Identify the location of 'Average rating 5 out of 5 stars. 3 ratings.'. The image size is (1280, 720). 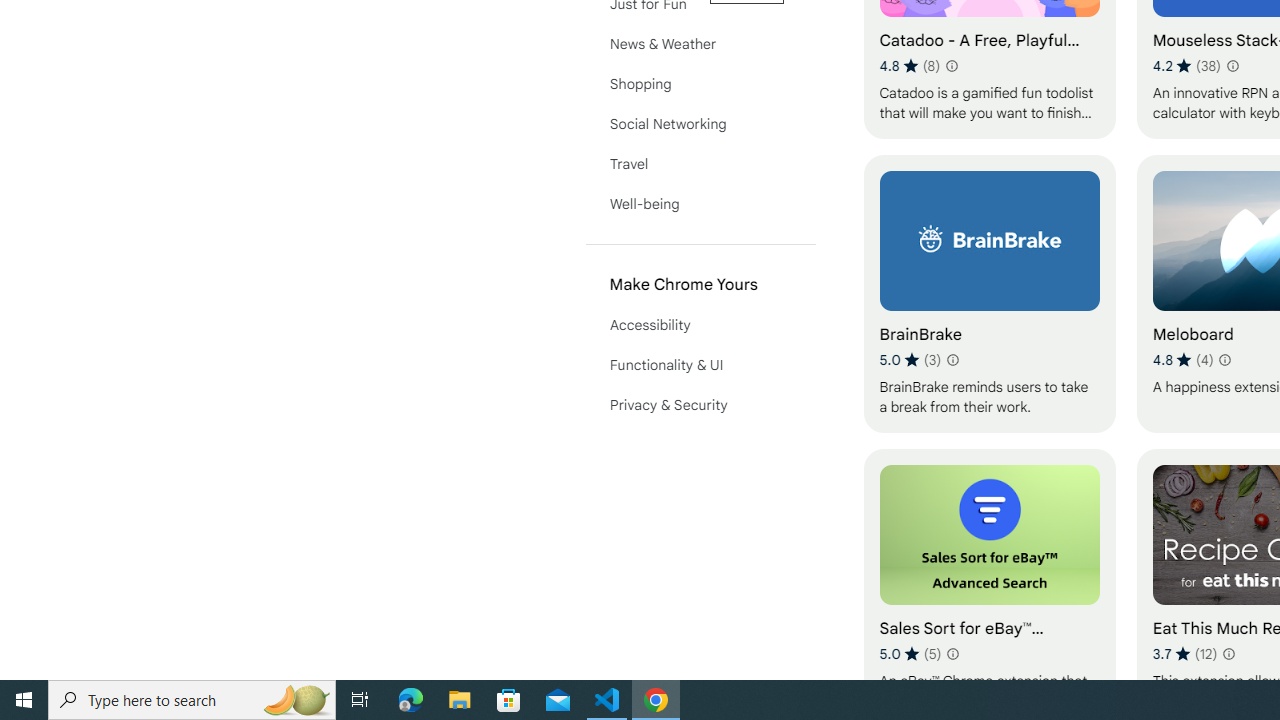
(909, 360).